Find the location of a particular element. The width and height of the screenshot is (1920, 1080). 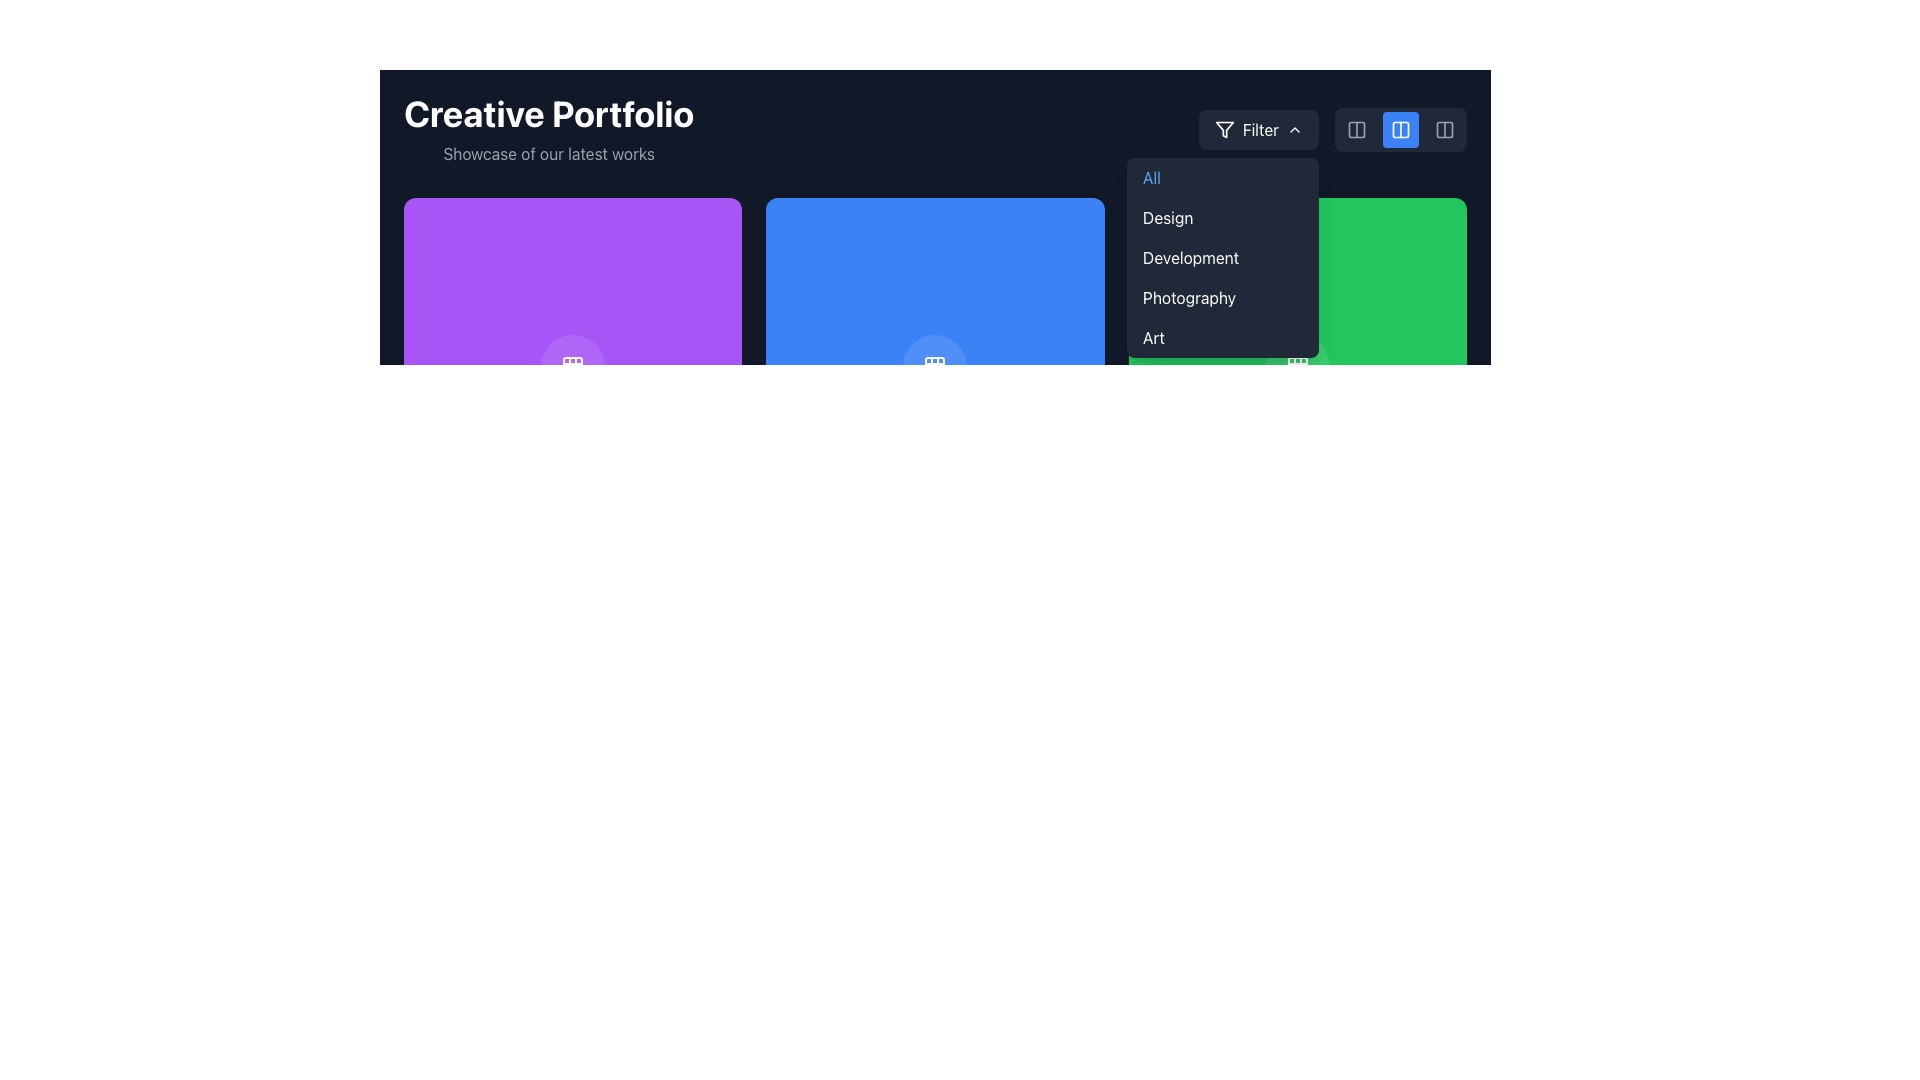

the circular button with a semi-transparent white background and a 3x3 grid-like icon in the center is located at coordinates (1297, 367).